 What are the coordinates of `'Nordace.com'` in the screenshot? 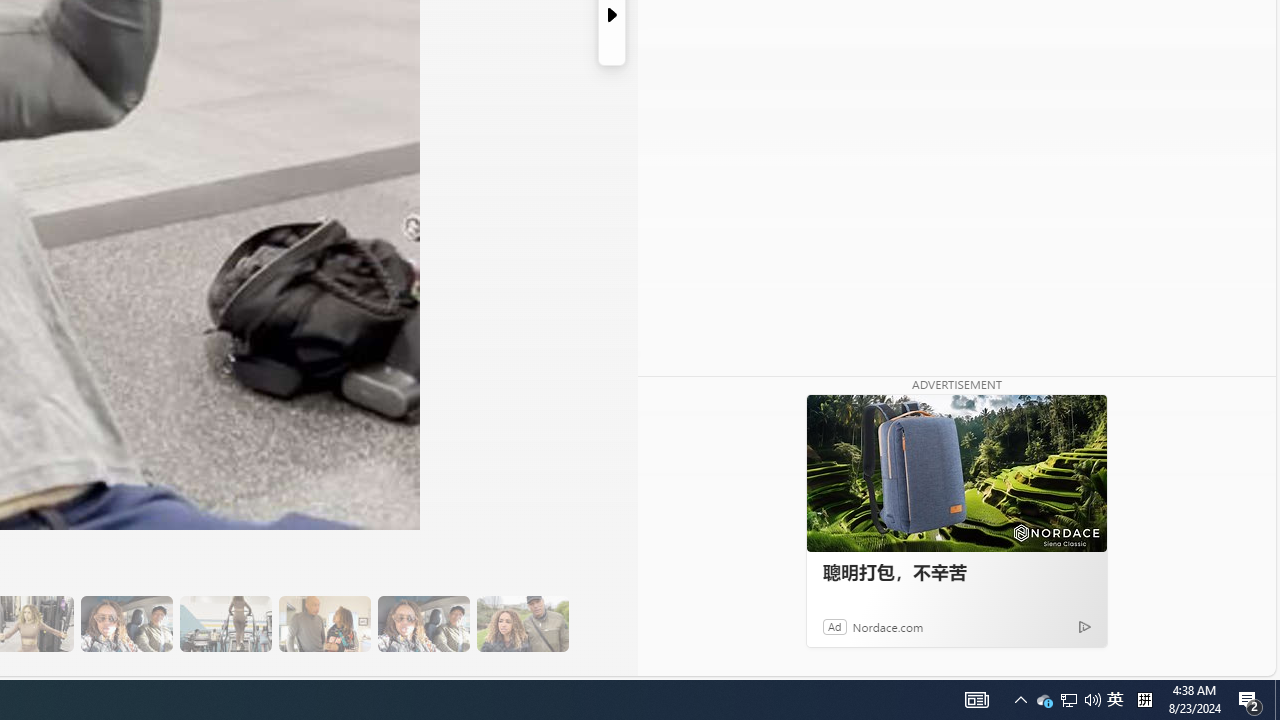 It's located at (887, 625).